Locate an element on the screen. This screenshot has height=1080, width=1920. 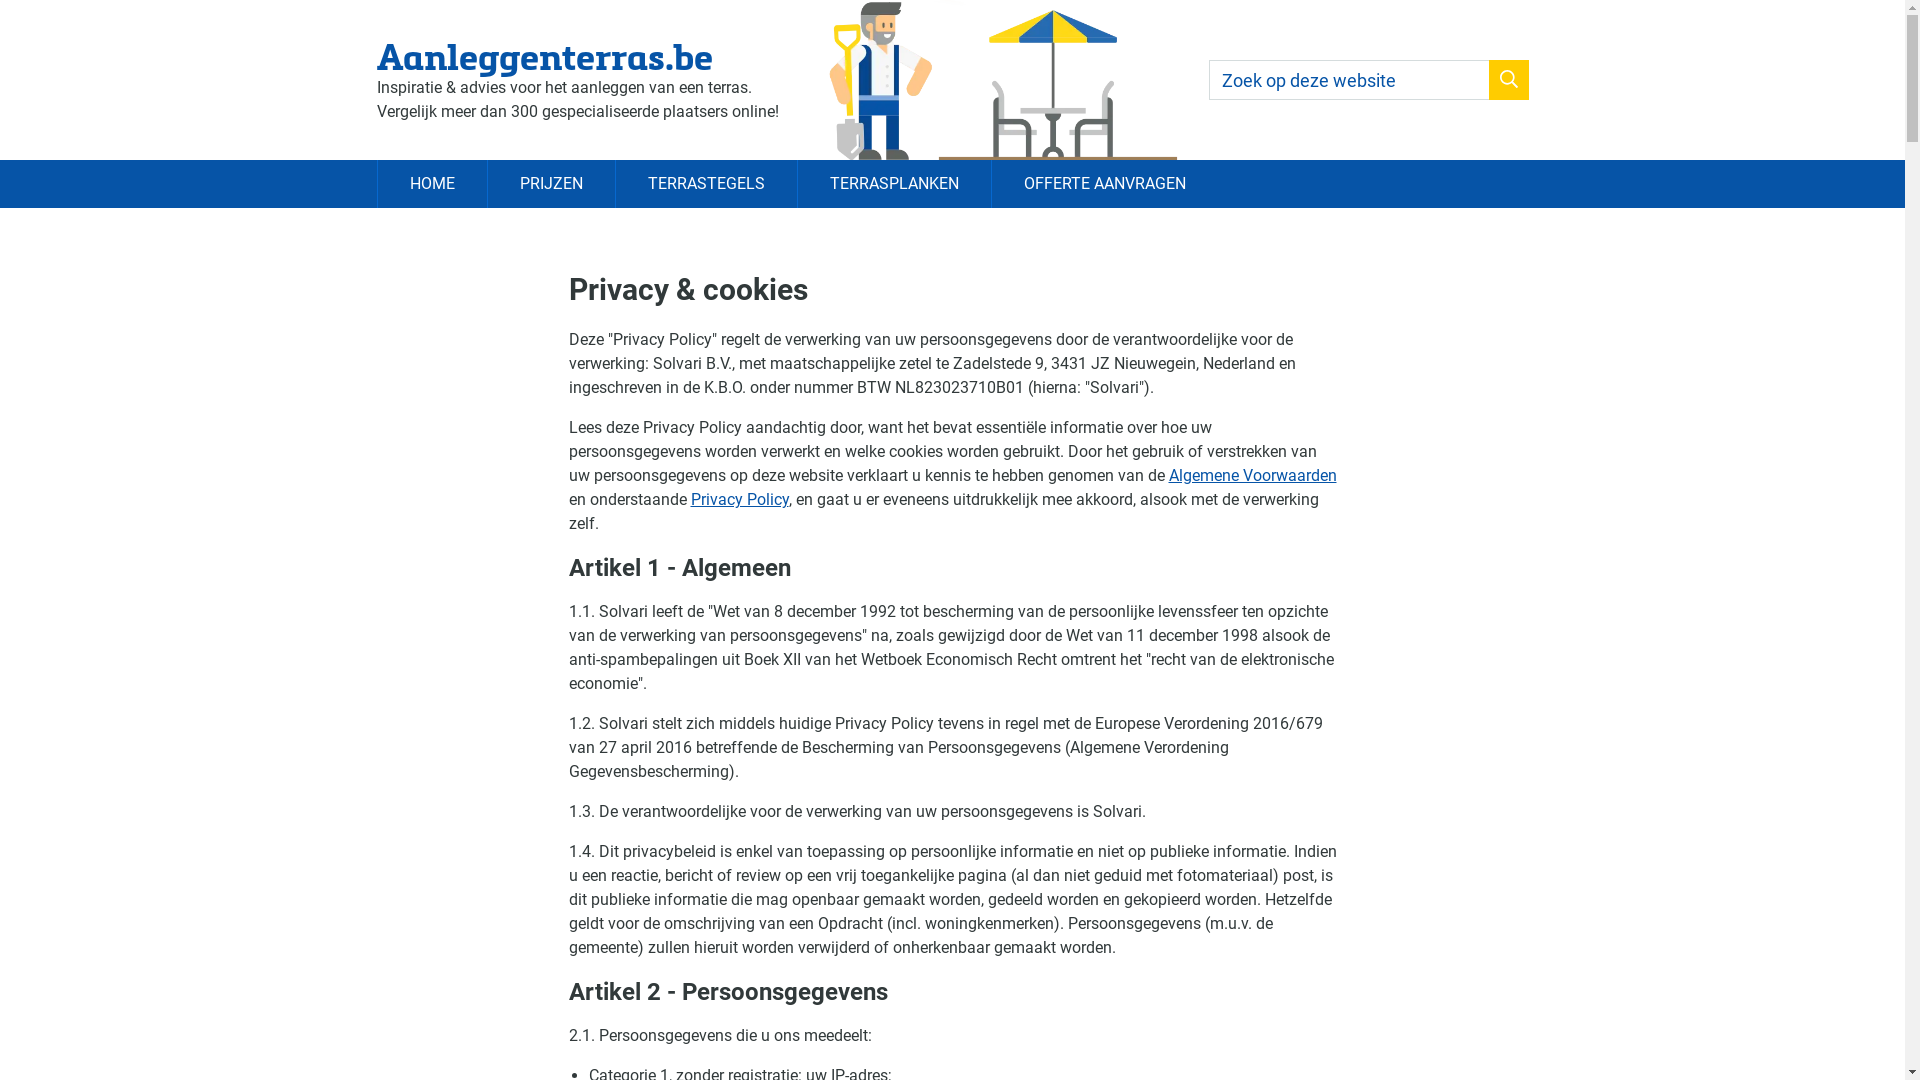
'Privacy Policy' is located at coordinates (690, 498).